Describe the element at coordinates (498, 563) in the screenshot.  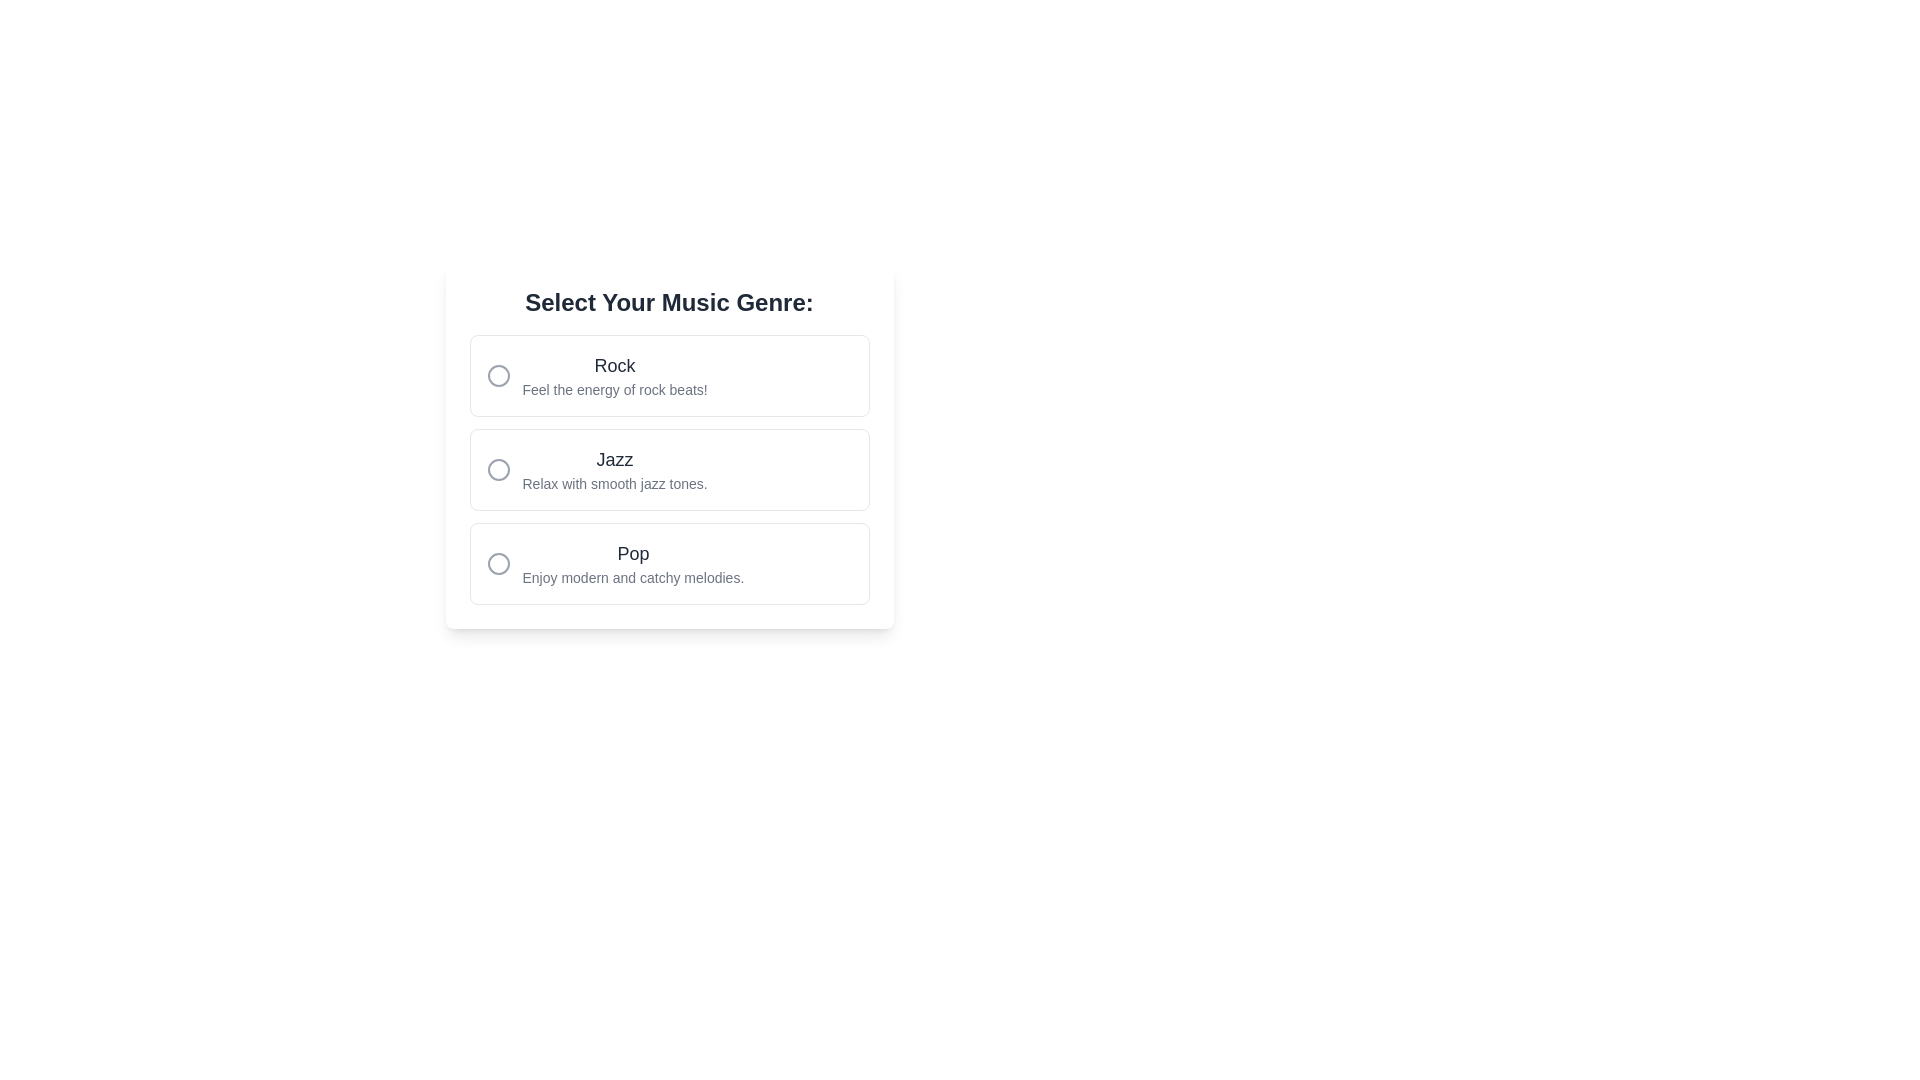
I see `the circle graphic element that represents the 'Pop' selection in the music genres radio button group` at that location.